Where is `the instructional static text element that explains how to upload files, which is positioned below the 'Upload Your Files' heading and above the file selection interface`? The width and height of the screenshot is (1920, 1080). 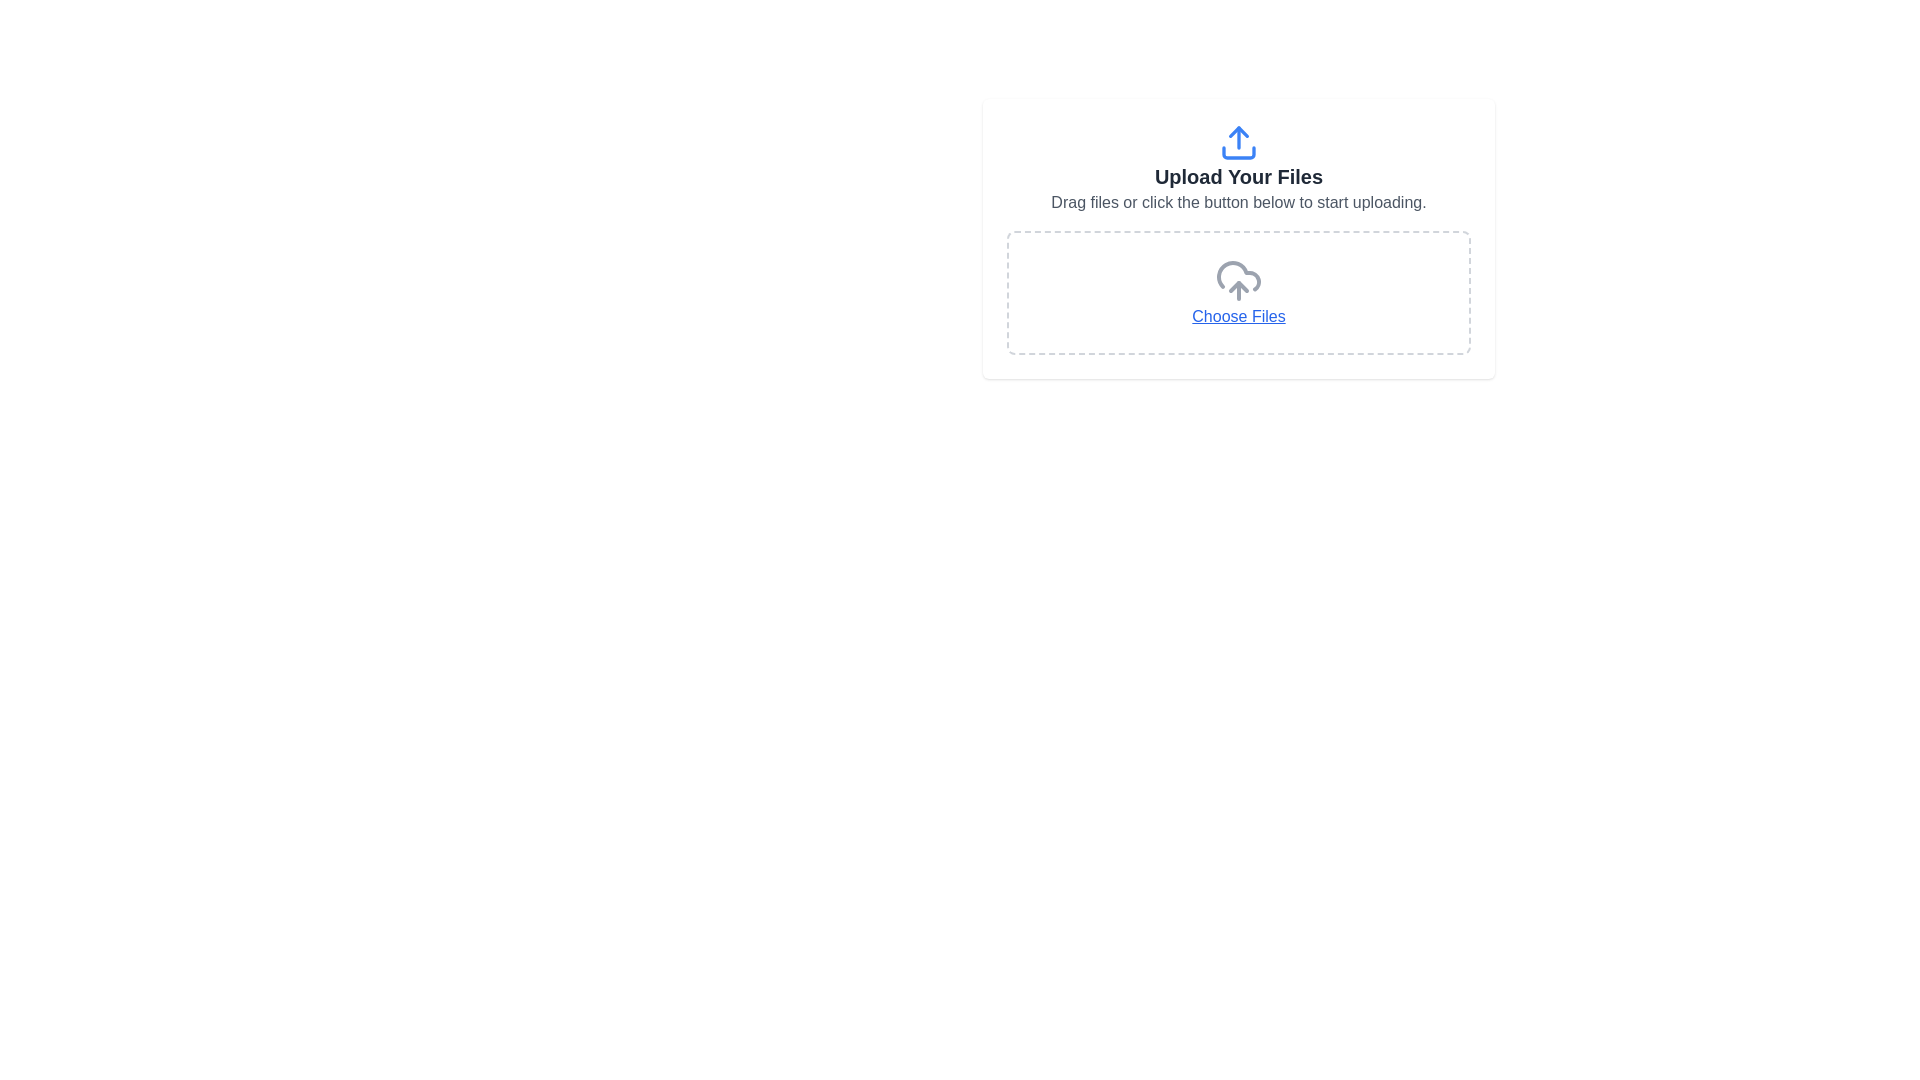 the instructional static text element that explains how to upload files, which is positioned below the 'Upload Your Files' heading and above the file selection interface is located at coordinates (1237, 203).